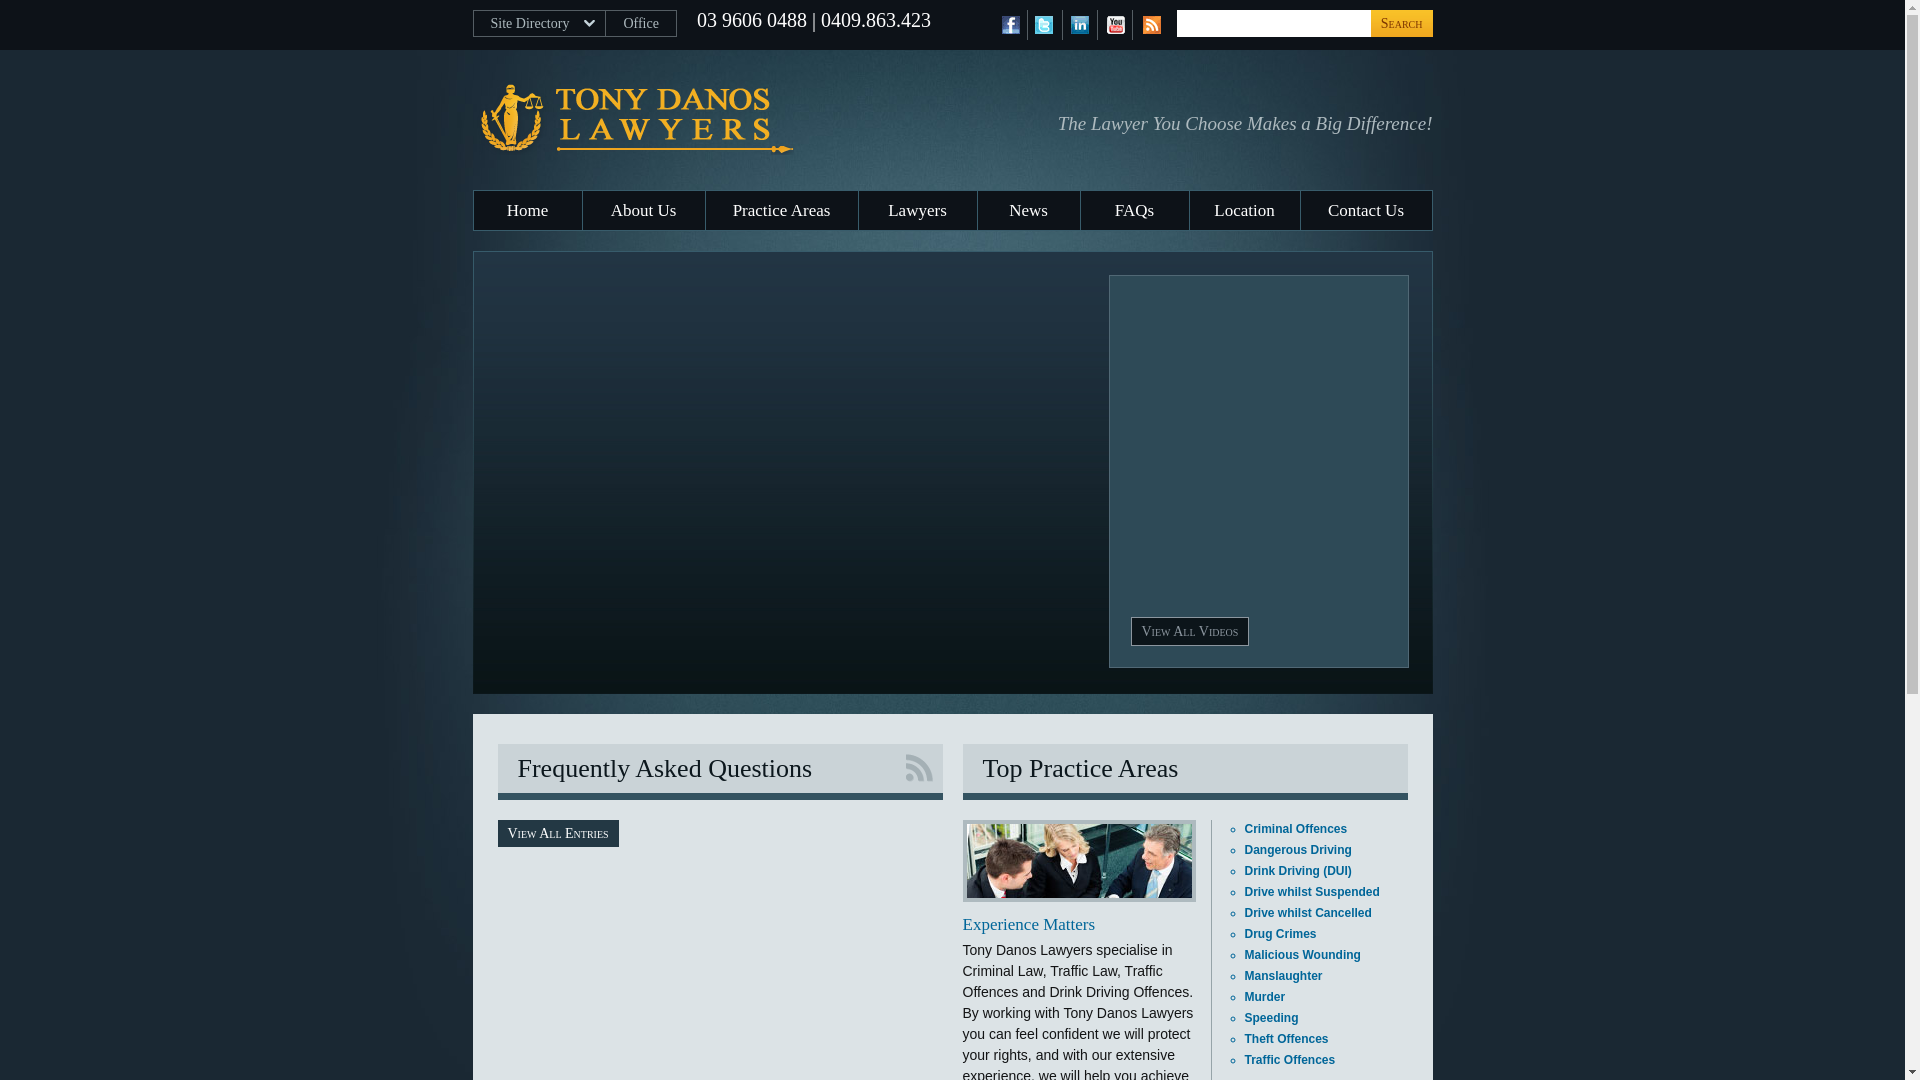 This screenshot has height=1080, width=1920. Describe the element at coordinates (725, 117) in the screenshot. I see `'Tony Danos Lawyers'` at that location.